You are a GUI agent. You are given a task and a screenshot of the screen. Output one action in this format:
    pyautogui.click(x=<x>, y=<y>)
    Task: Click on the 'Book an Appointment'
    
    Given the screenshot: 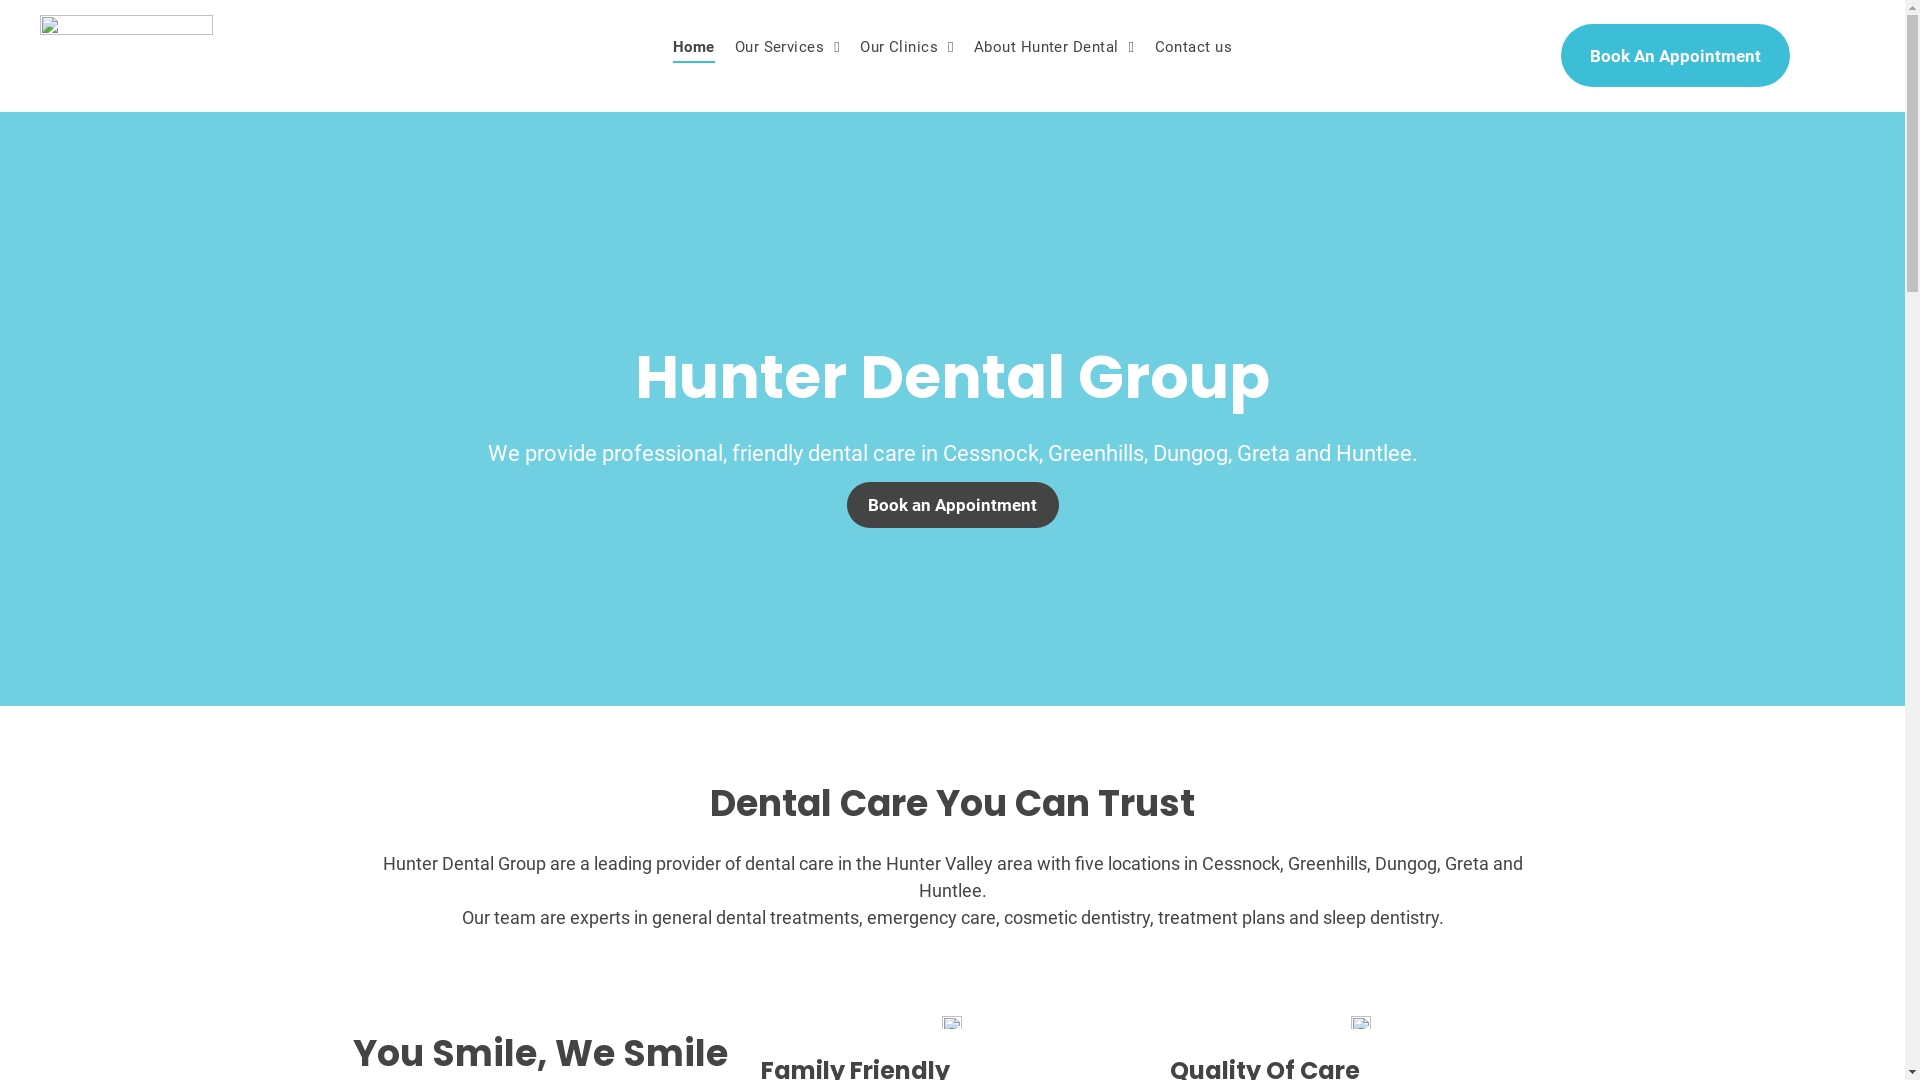 What is the action you would take?
    pyautogui.click(x=950, y=504)
    